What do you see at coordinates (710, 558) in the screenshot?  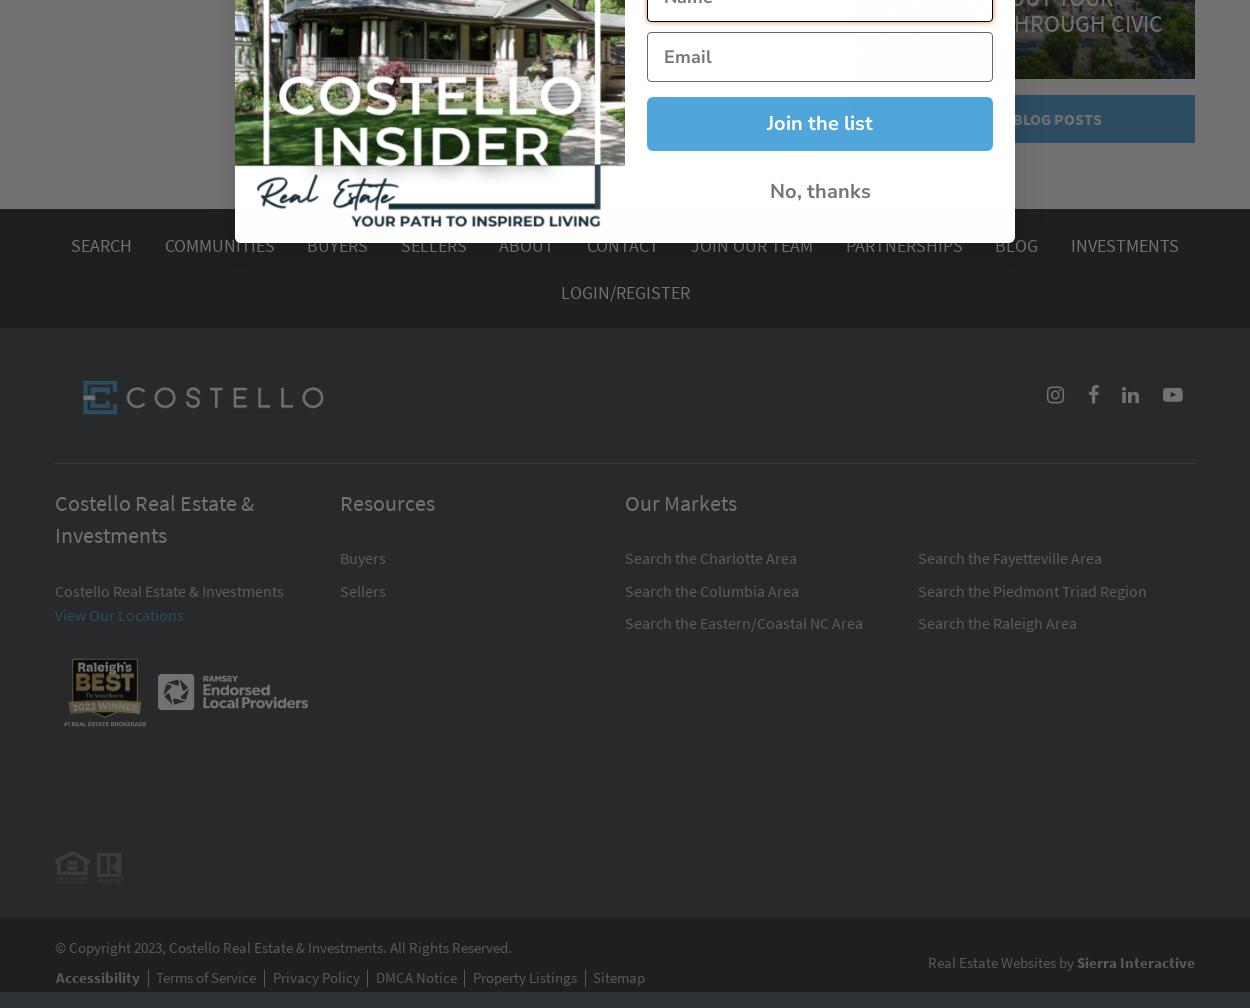 I see `'Search the Charlotte Area'` at bounding box center [710, 558].